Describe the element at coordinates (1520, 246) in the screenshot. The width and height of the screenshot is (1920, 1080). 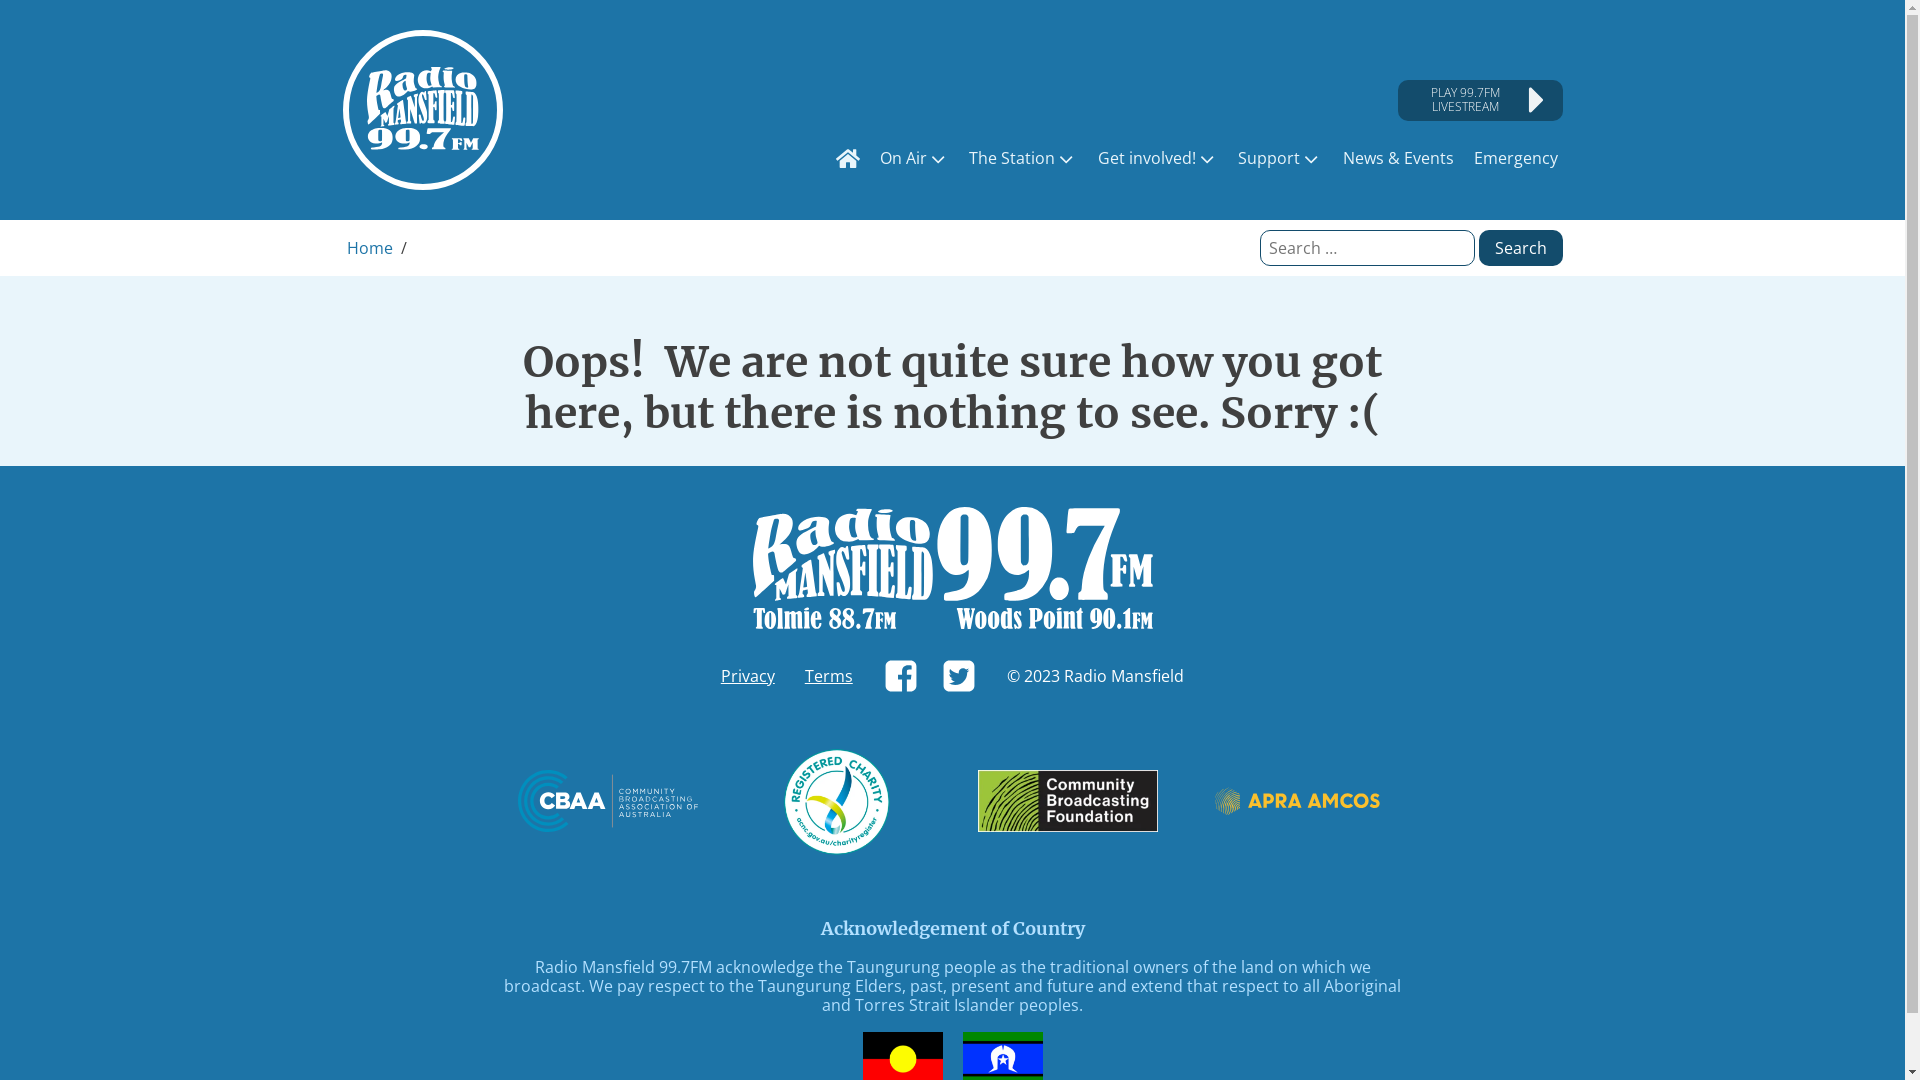
I see `'Search'` at that location.